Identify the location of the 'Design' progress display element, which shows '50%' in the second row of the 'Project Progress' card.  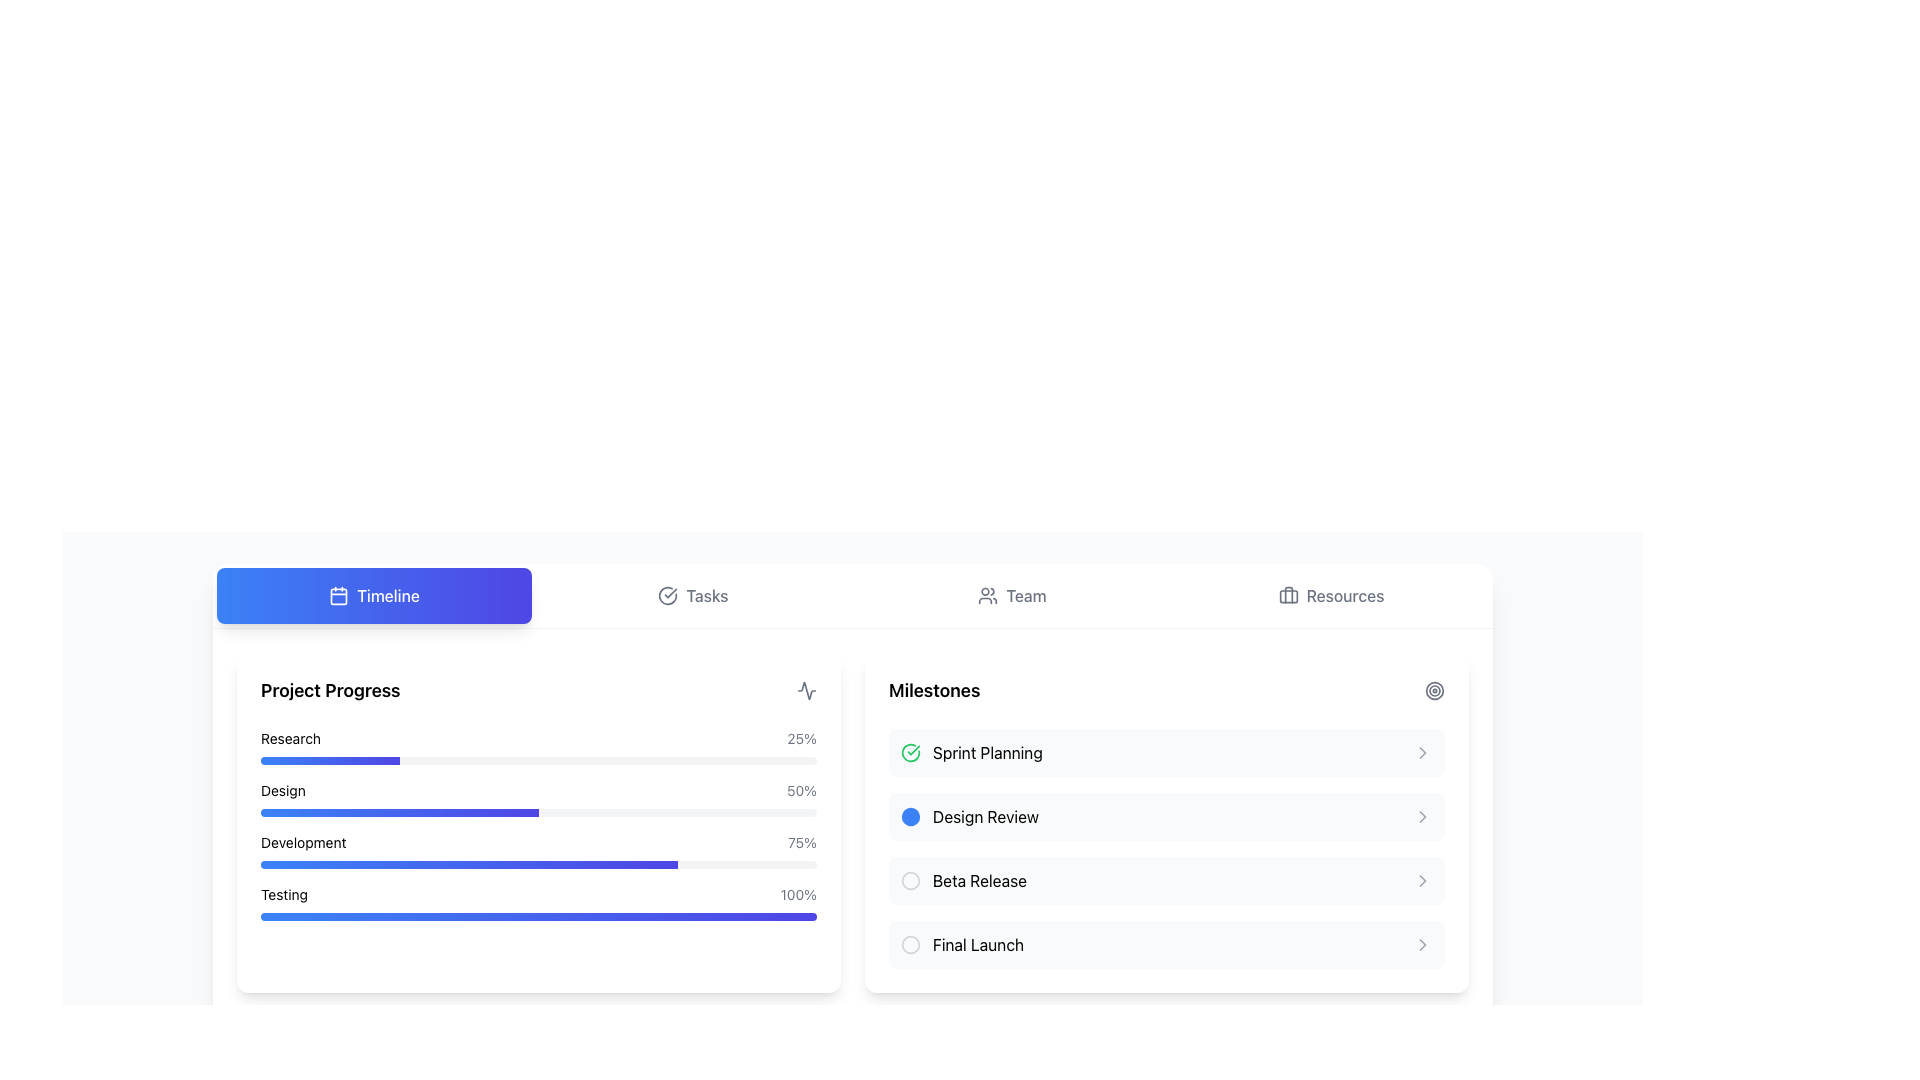
(538, 789).